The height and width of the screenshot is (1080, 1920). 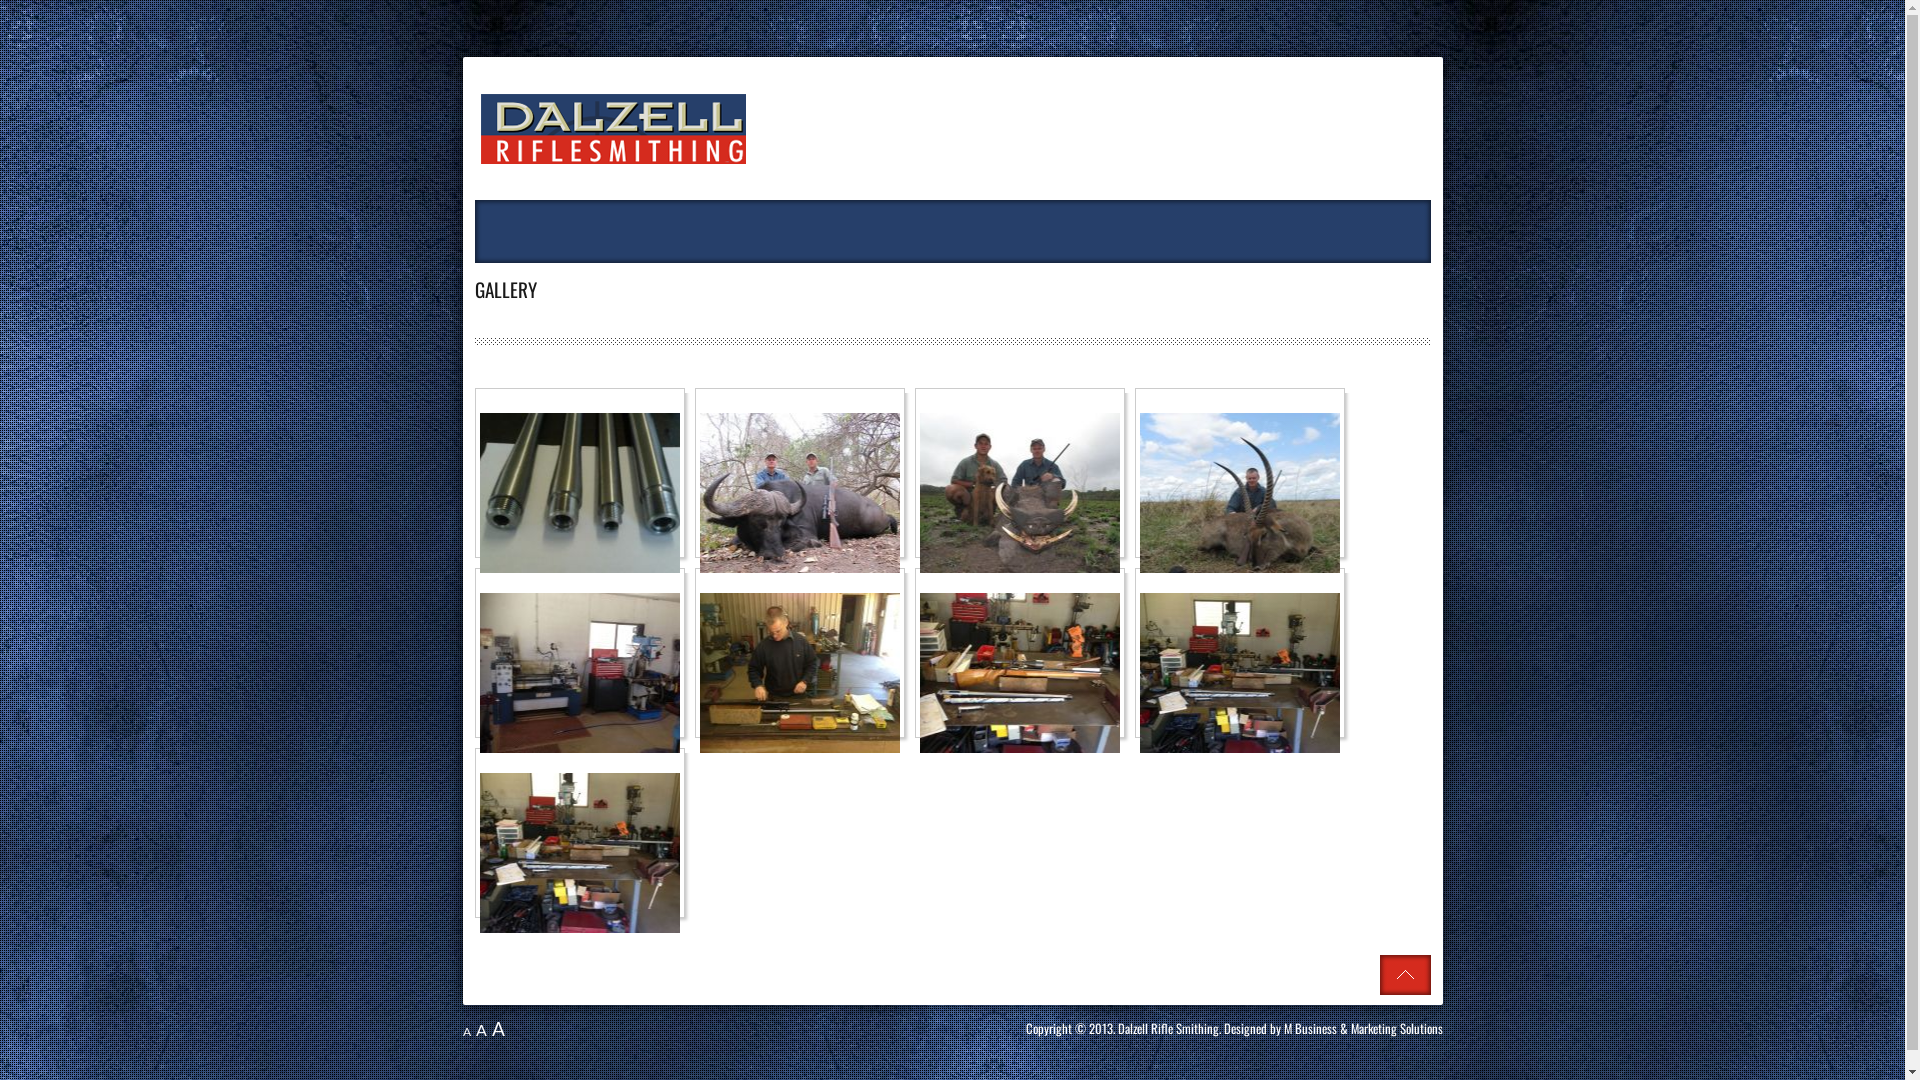 What do you see at coordinates (800, 672) in the screenshot?
I see `'Click to enlarge image IMG_1458.jpg'` at bounding box center [800, 672].